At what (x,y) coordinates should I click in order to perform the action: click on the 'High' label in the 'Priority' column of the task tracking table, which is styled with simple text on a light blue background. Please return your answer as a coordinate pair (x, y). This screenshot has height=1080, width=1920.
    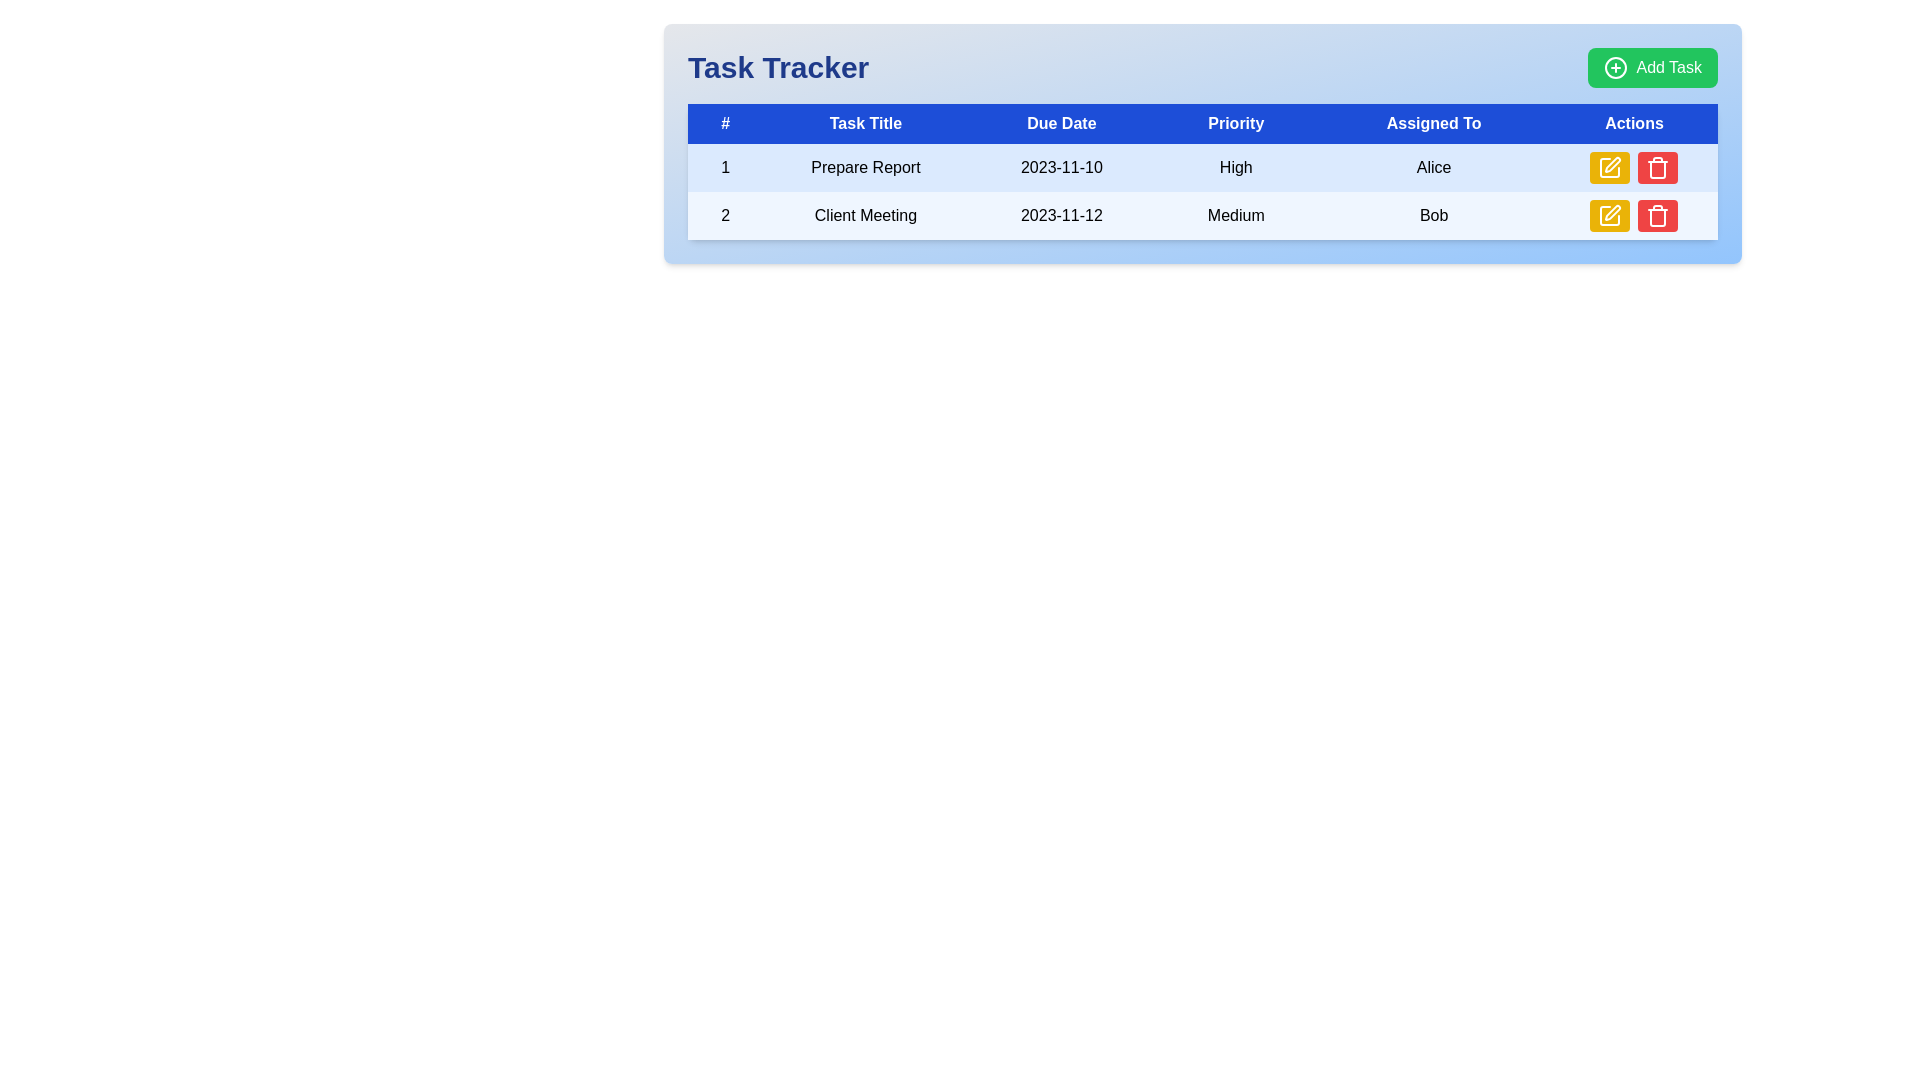
    Looking at the image, I should click on (1235, 167).